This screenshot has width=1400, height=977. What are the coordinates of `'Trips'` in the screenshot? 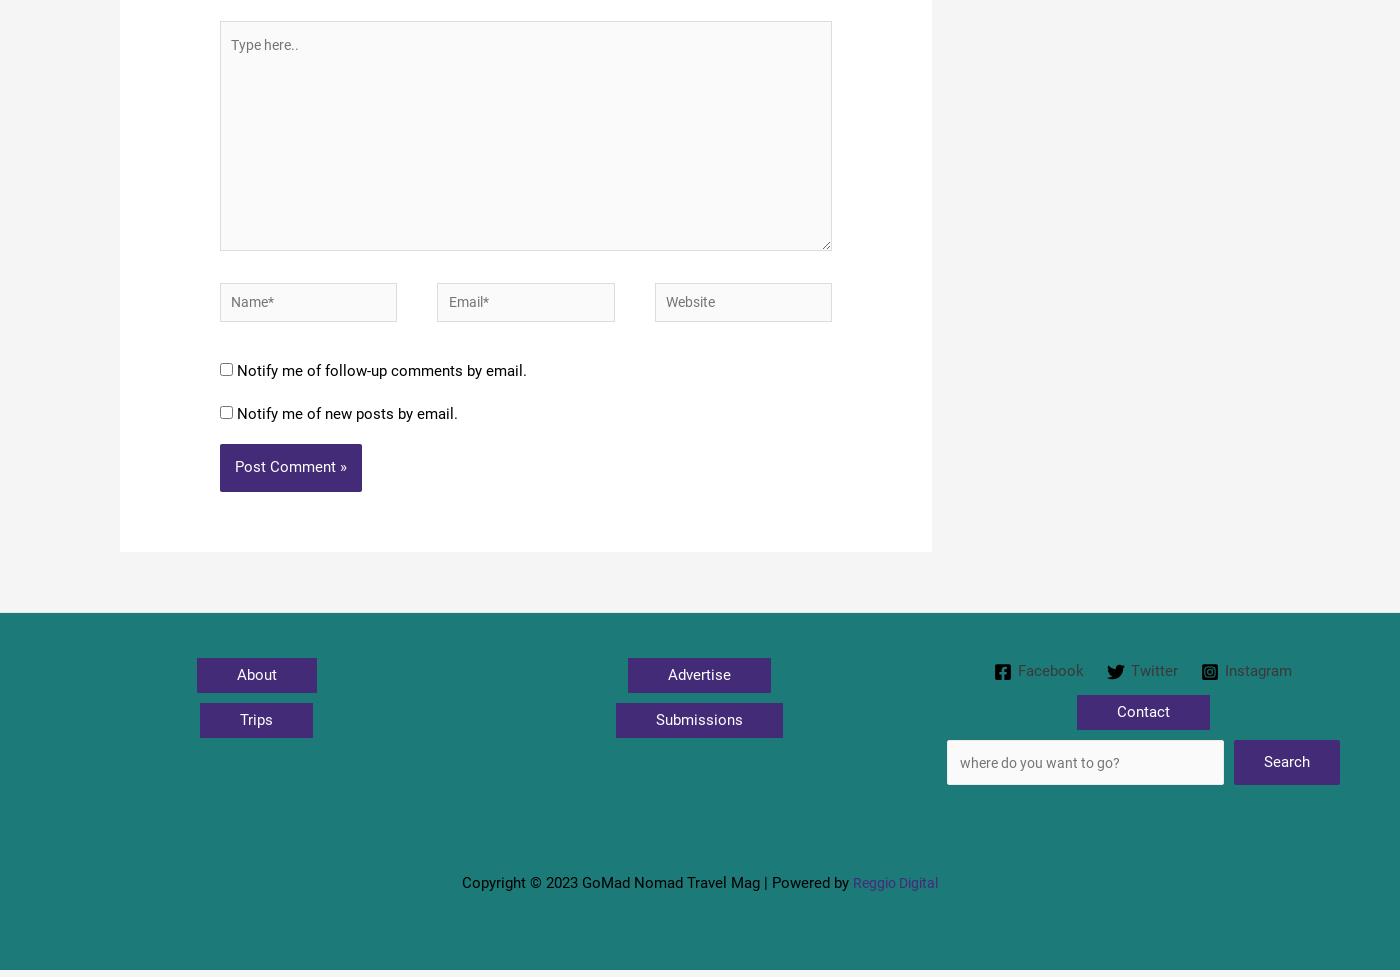 It's located at (256, 738).